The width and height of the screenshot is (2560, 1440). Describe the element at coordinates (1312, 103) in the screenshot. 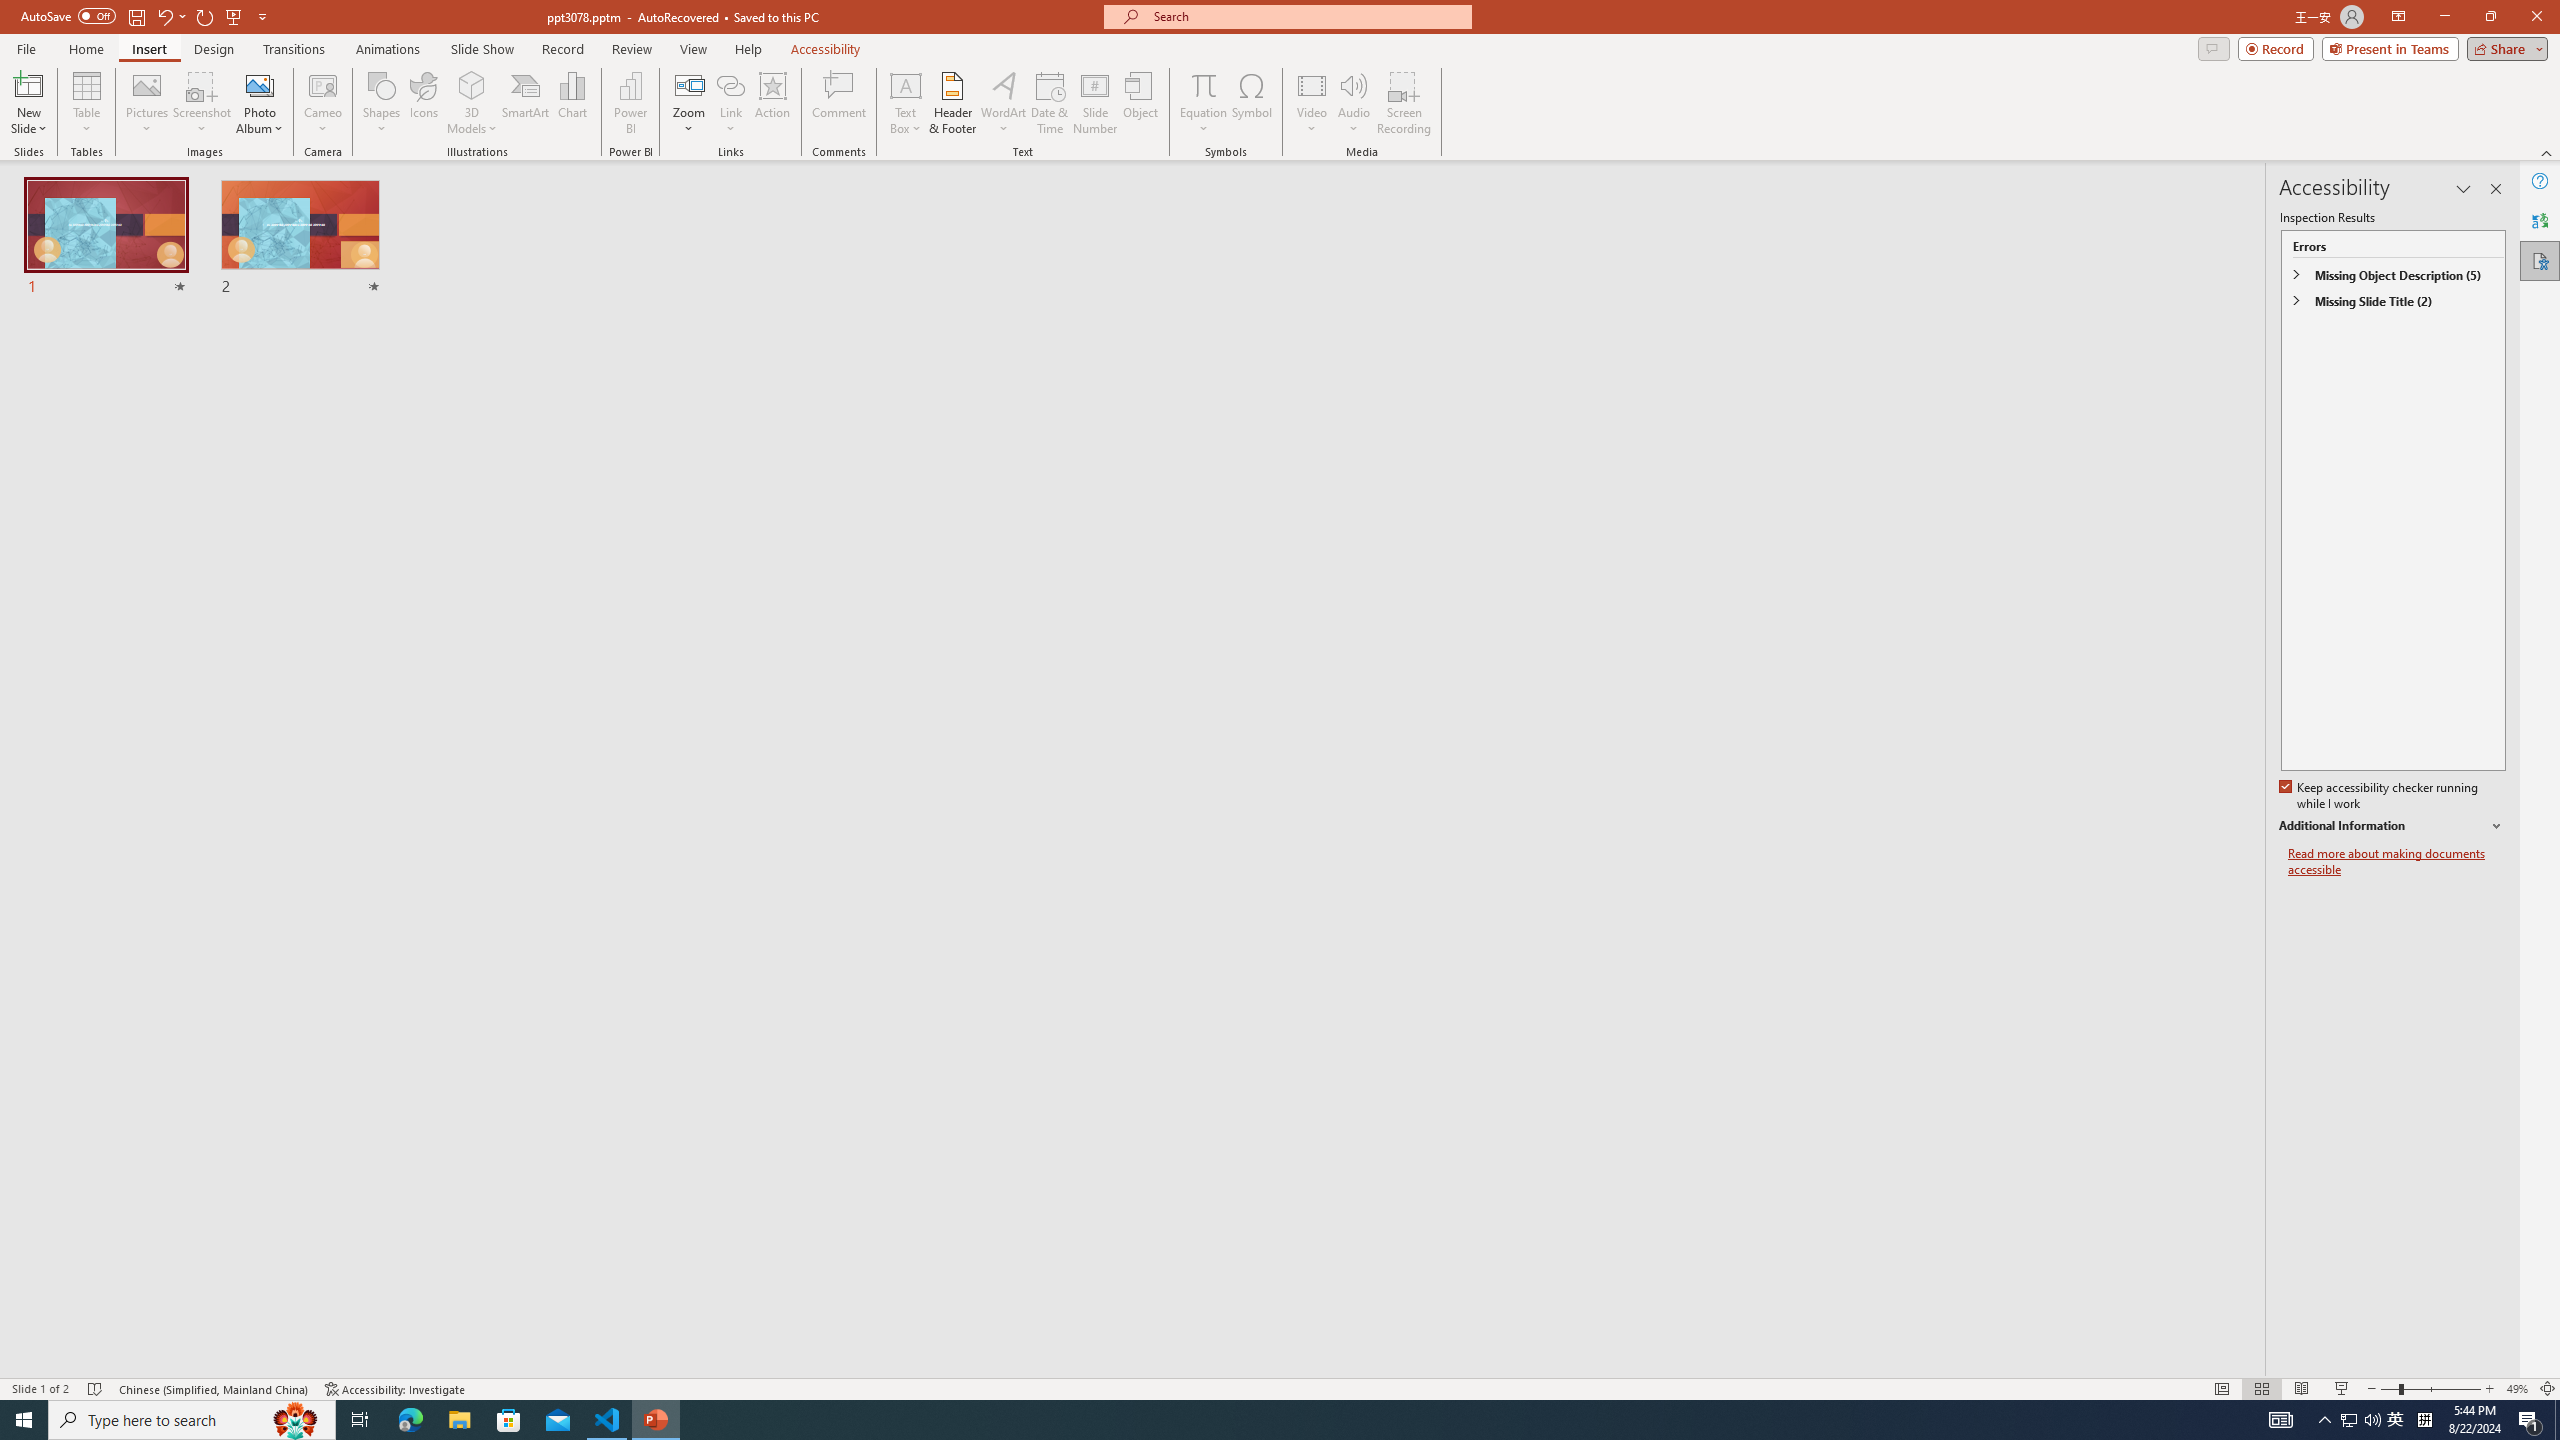

I see `'Video'` at that location.